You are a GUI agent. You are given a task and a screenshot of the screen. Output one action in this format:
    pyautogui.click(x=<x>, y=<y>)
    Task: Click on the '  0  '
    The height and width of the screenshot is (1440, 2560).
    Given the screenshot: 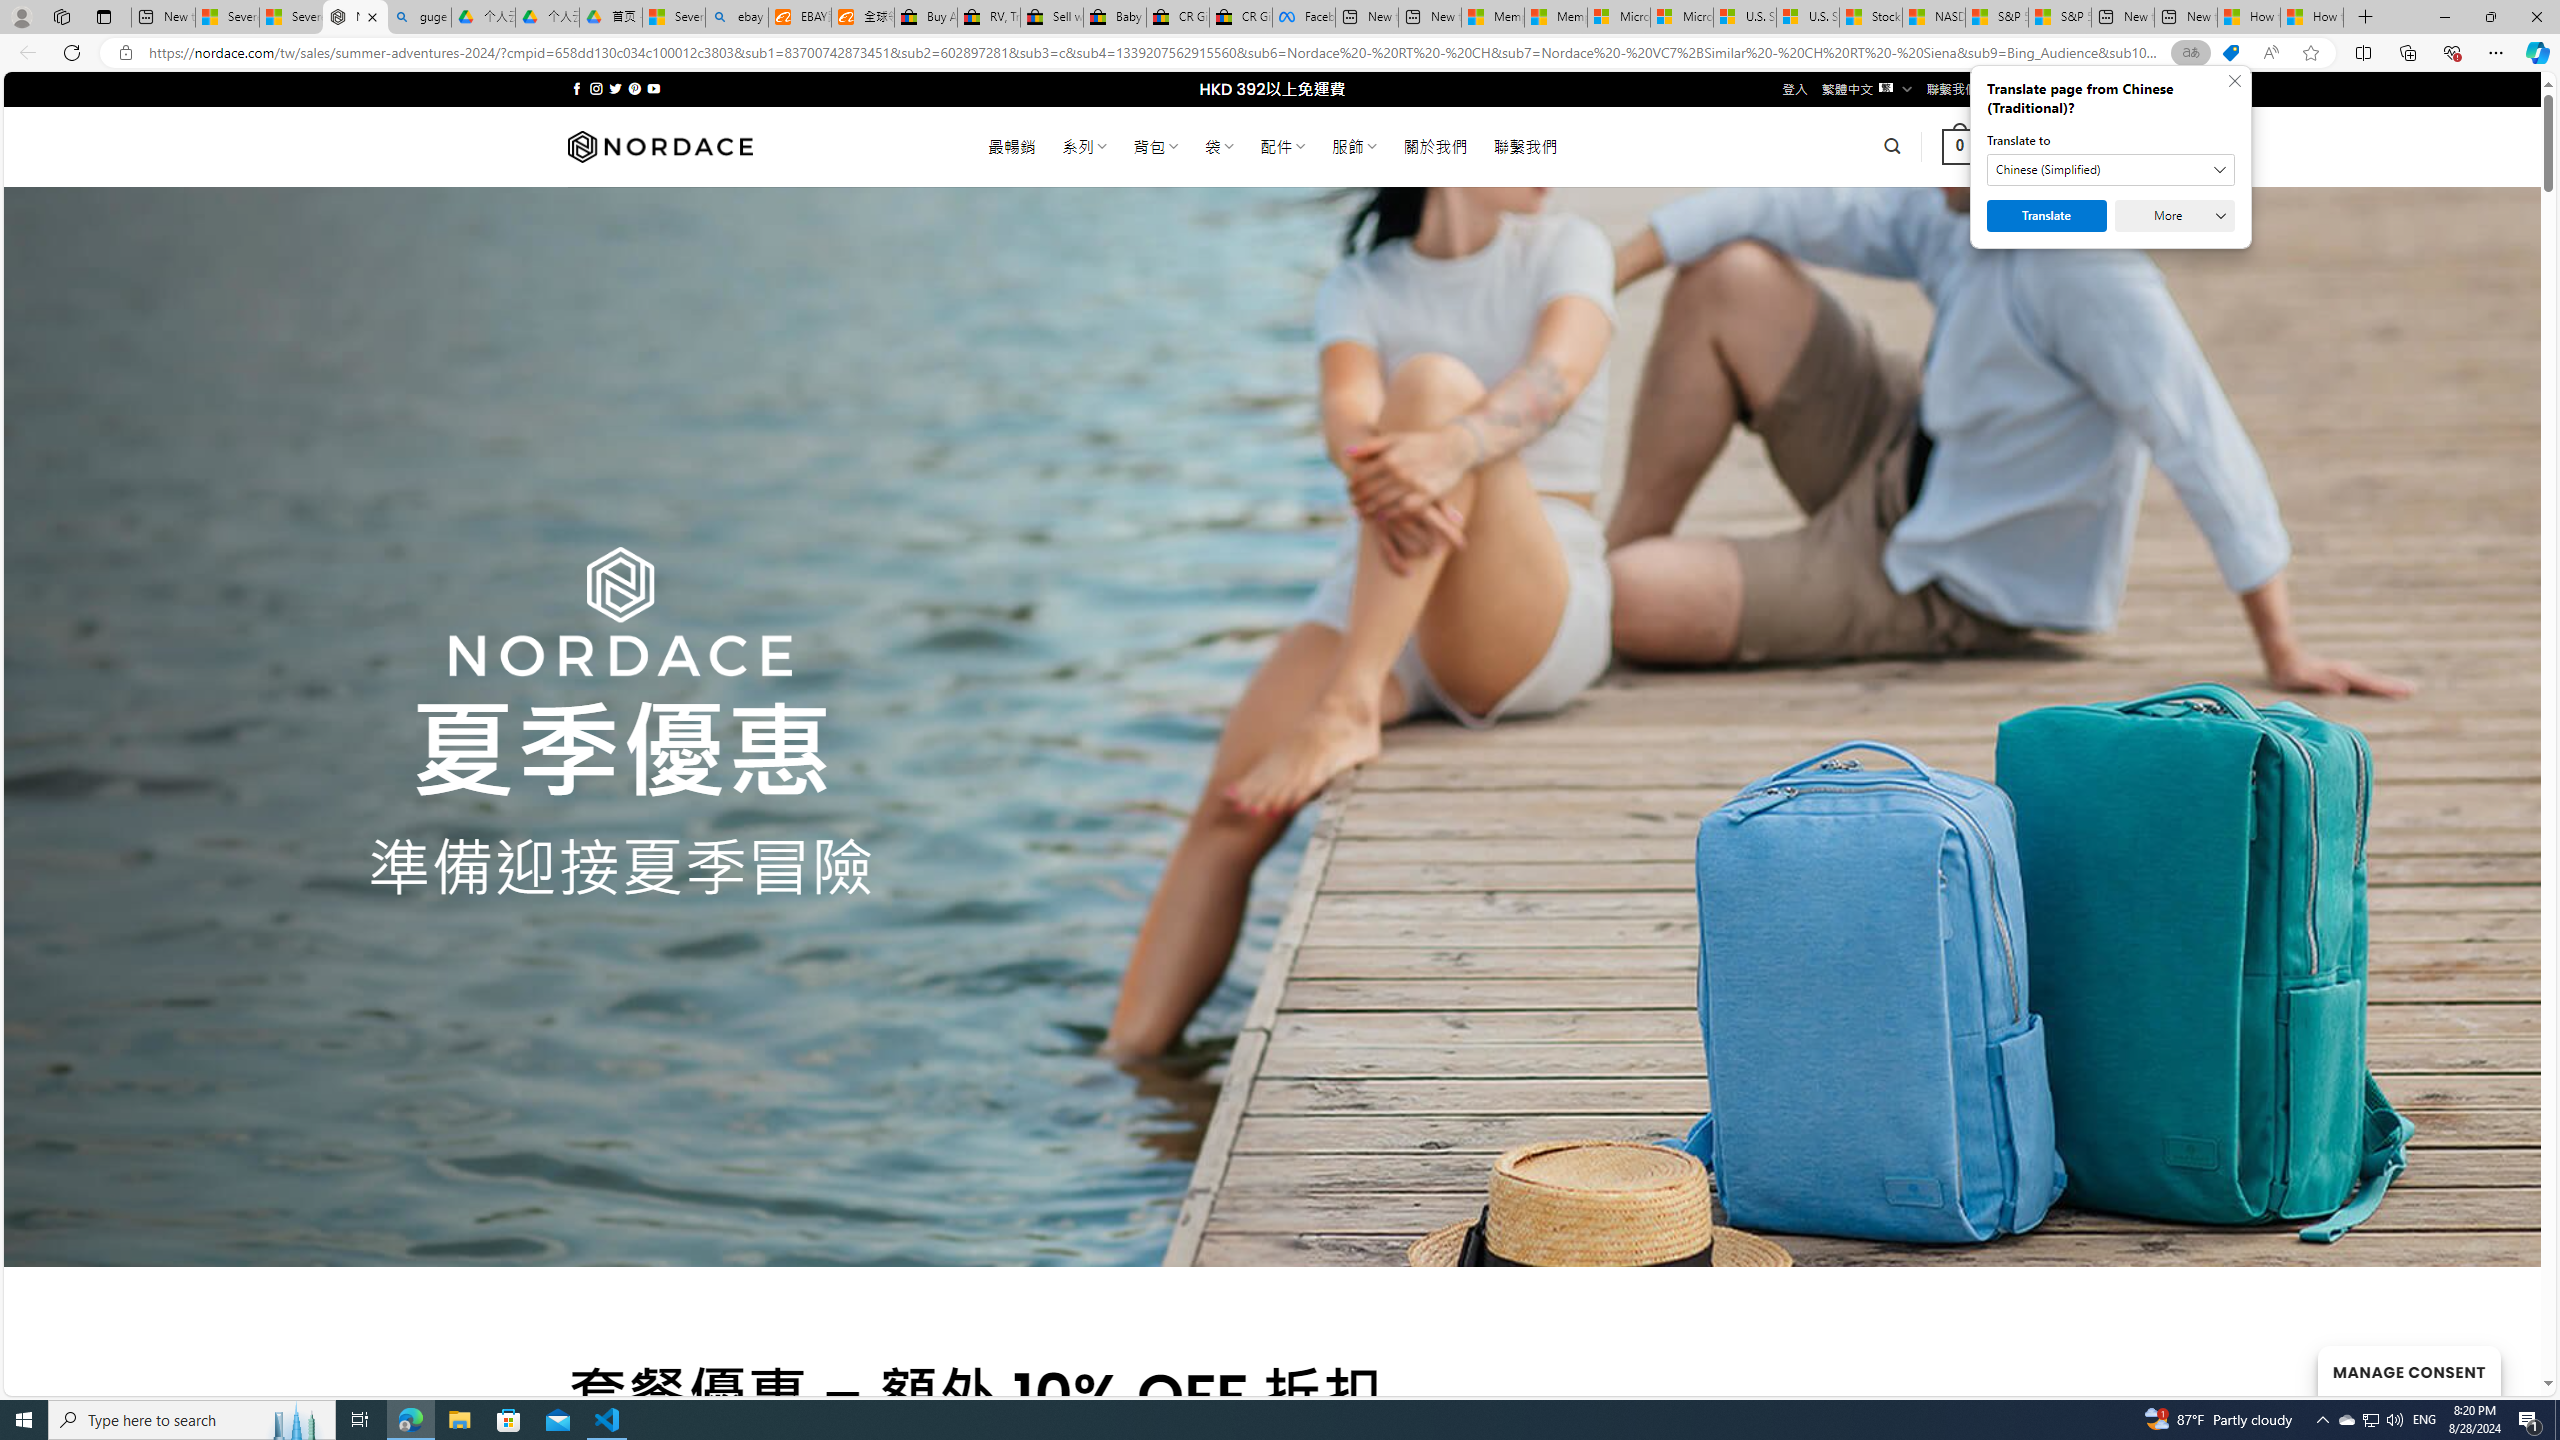 What is the action you would take?
    pyautogui.click(x=1960, y=145)
    